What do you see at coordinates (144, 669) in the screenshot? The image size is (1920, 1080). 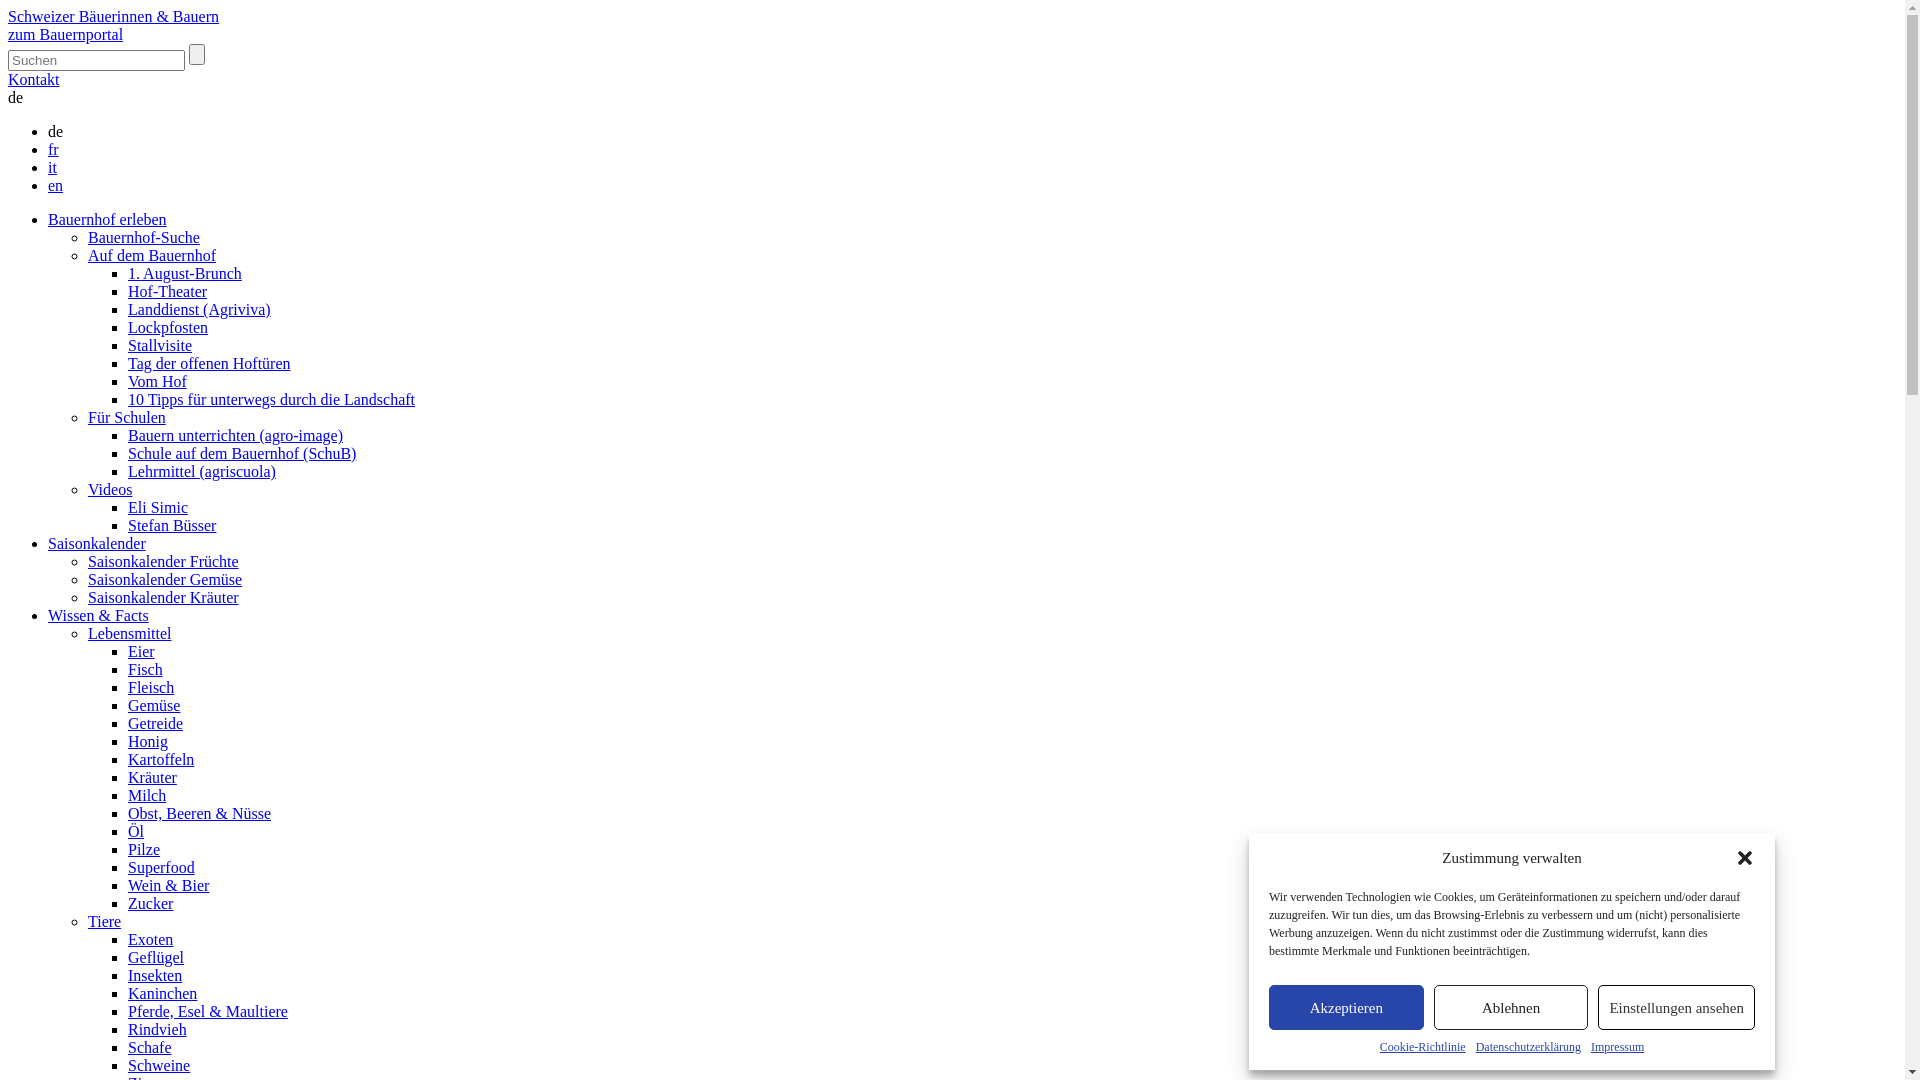 I see `'Fisch'` at bounding box center [144, 669].